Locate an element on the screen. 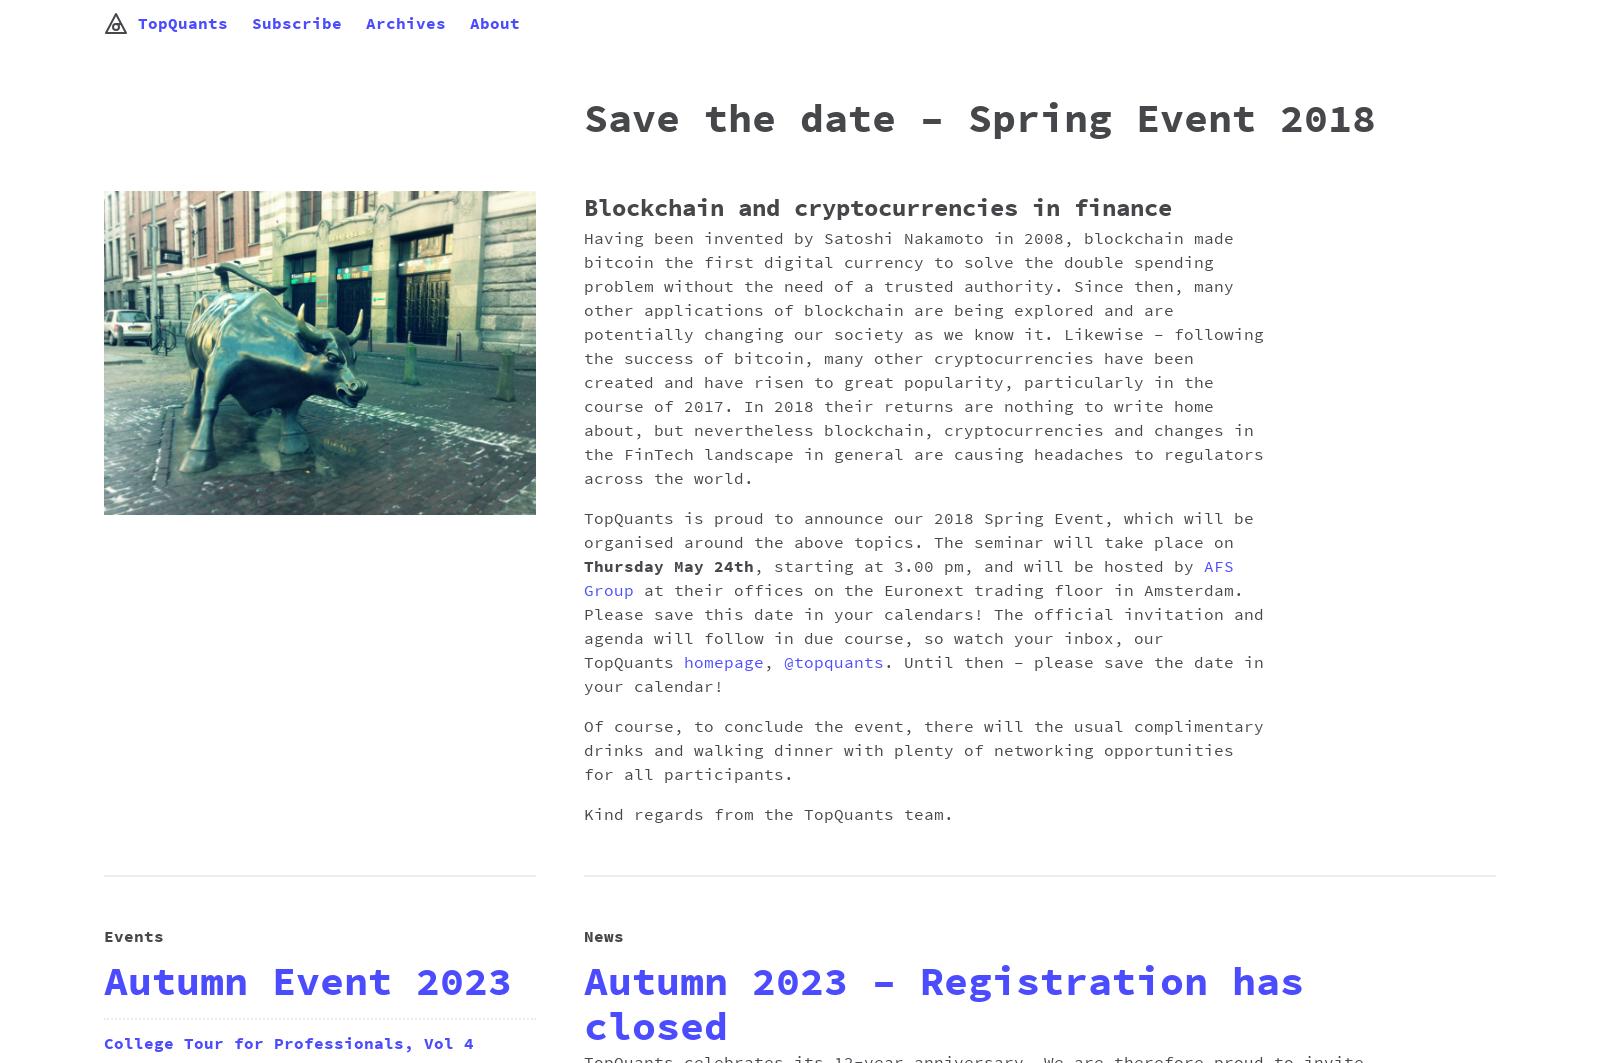 The height and width of the screenshot is (1063, 1600). 'Save the date – Spring Event 2018' is located at coordinates (978, 120).